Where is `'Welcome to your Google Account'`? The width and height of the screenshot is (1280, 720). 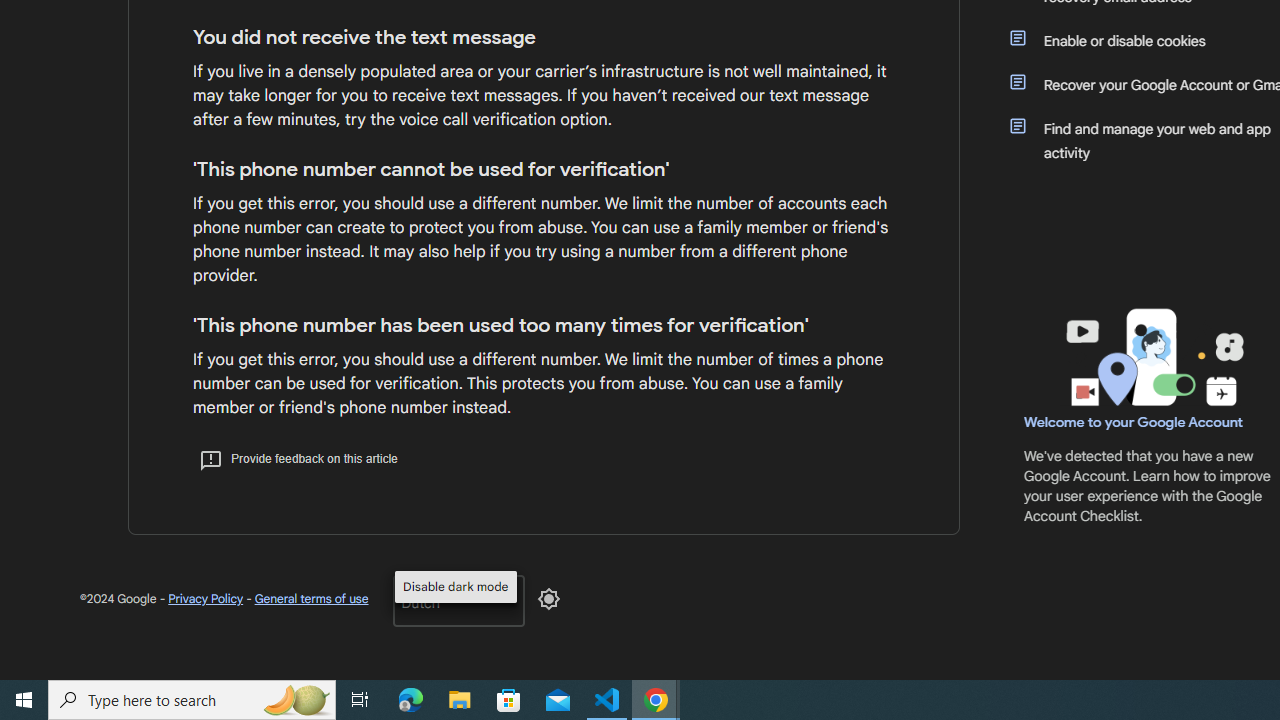 'Welcome to your Google Account' is located at coordinates (1134, 421).